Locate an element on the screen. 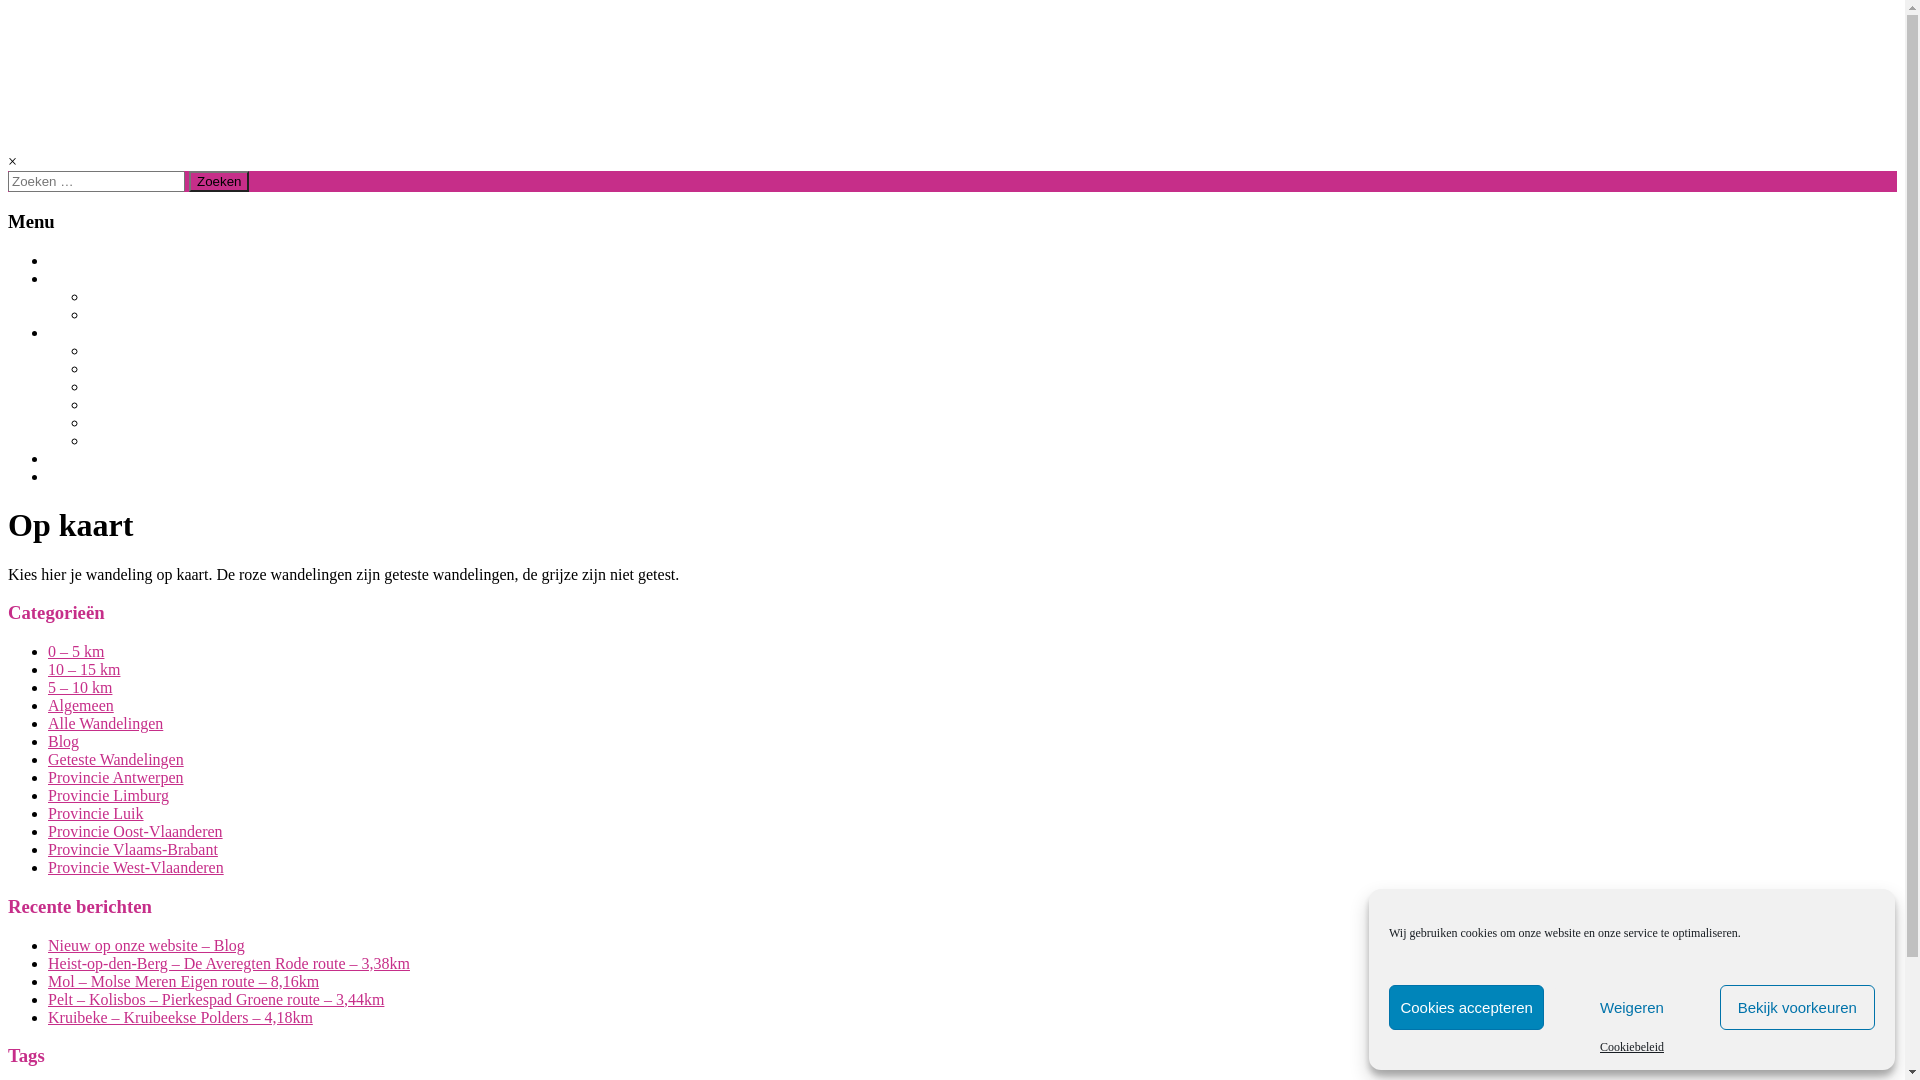 The height and width of the screenshot is (1080, 1920). 'Cookiebeleid' is located at coordinates (1632, 1046).